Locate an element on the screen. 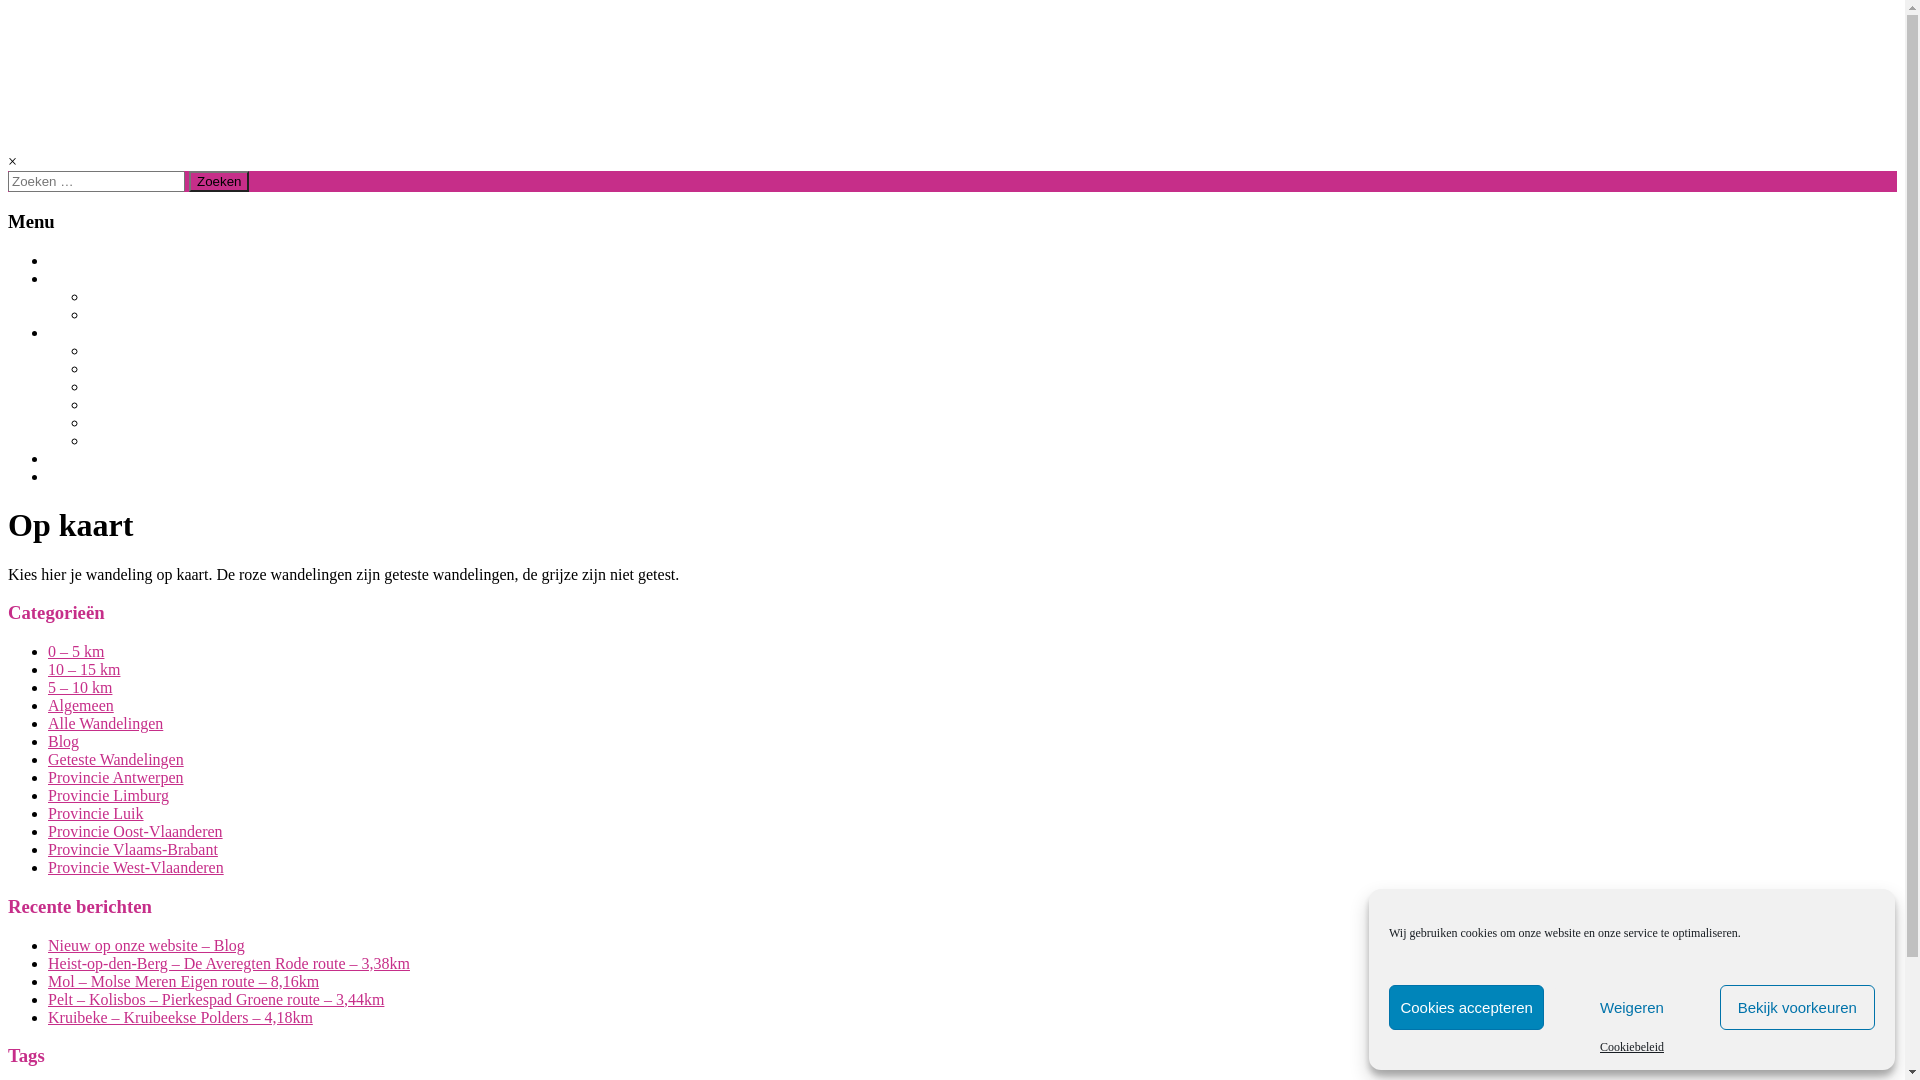 The height and width of the screenshot is (1080, 1920). 'Cookiebeleid' is located at coordinates (1632, 1046).